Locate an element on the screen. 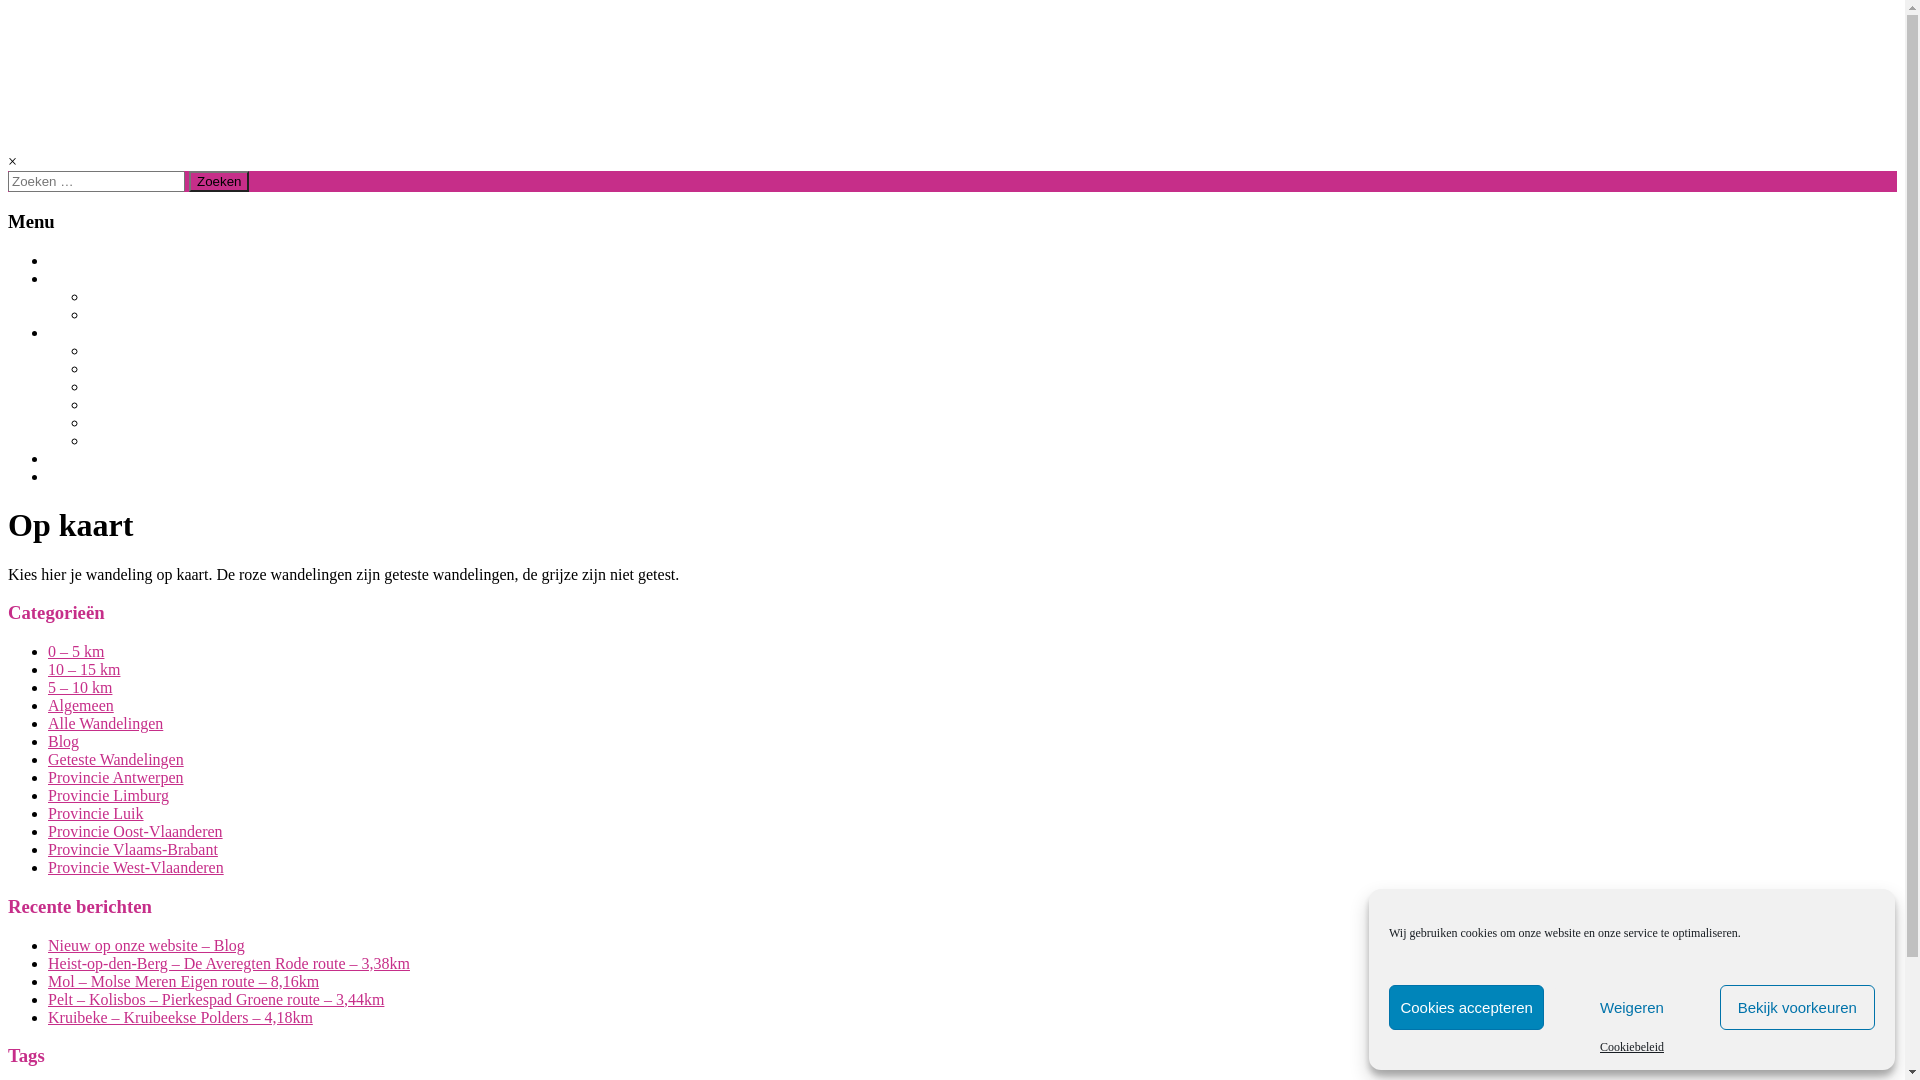 The height and width of the screenshot is (1080, 1920). 'Cookiebeleid' is located at coordinates (1632, 1046).